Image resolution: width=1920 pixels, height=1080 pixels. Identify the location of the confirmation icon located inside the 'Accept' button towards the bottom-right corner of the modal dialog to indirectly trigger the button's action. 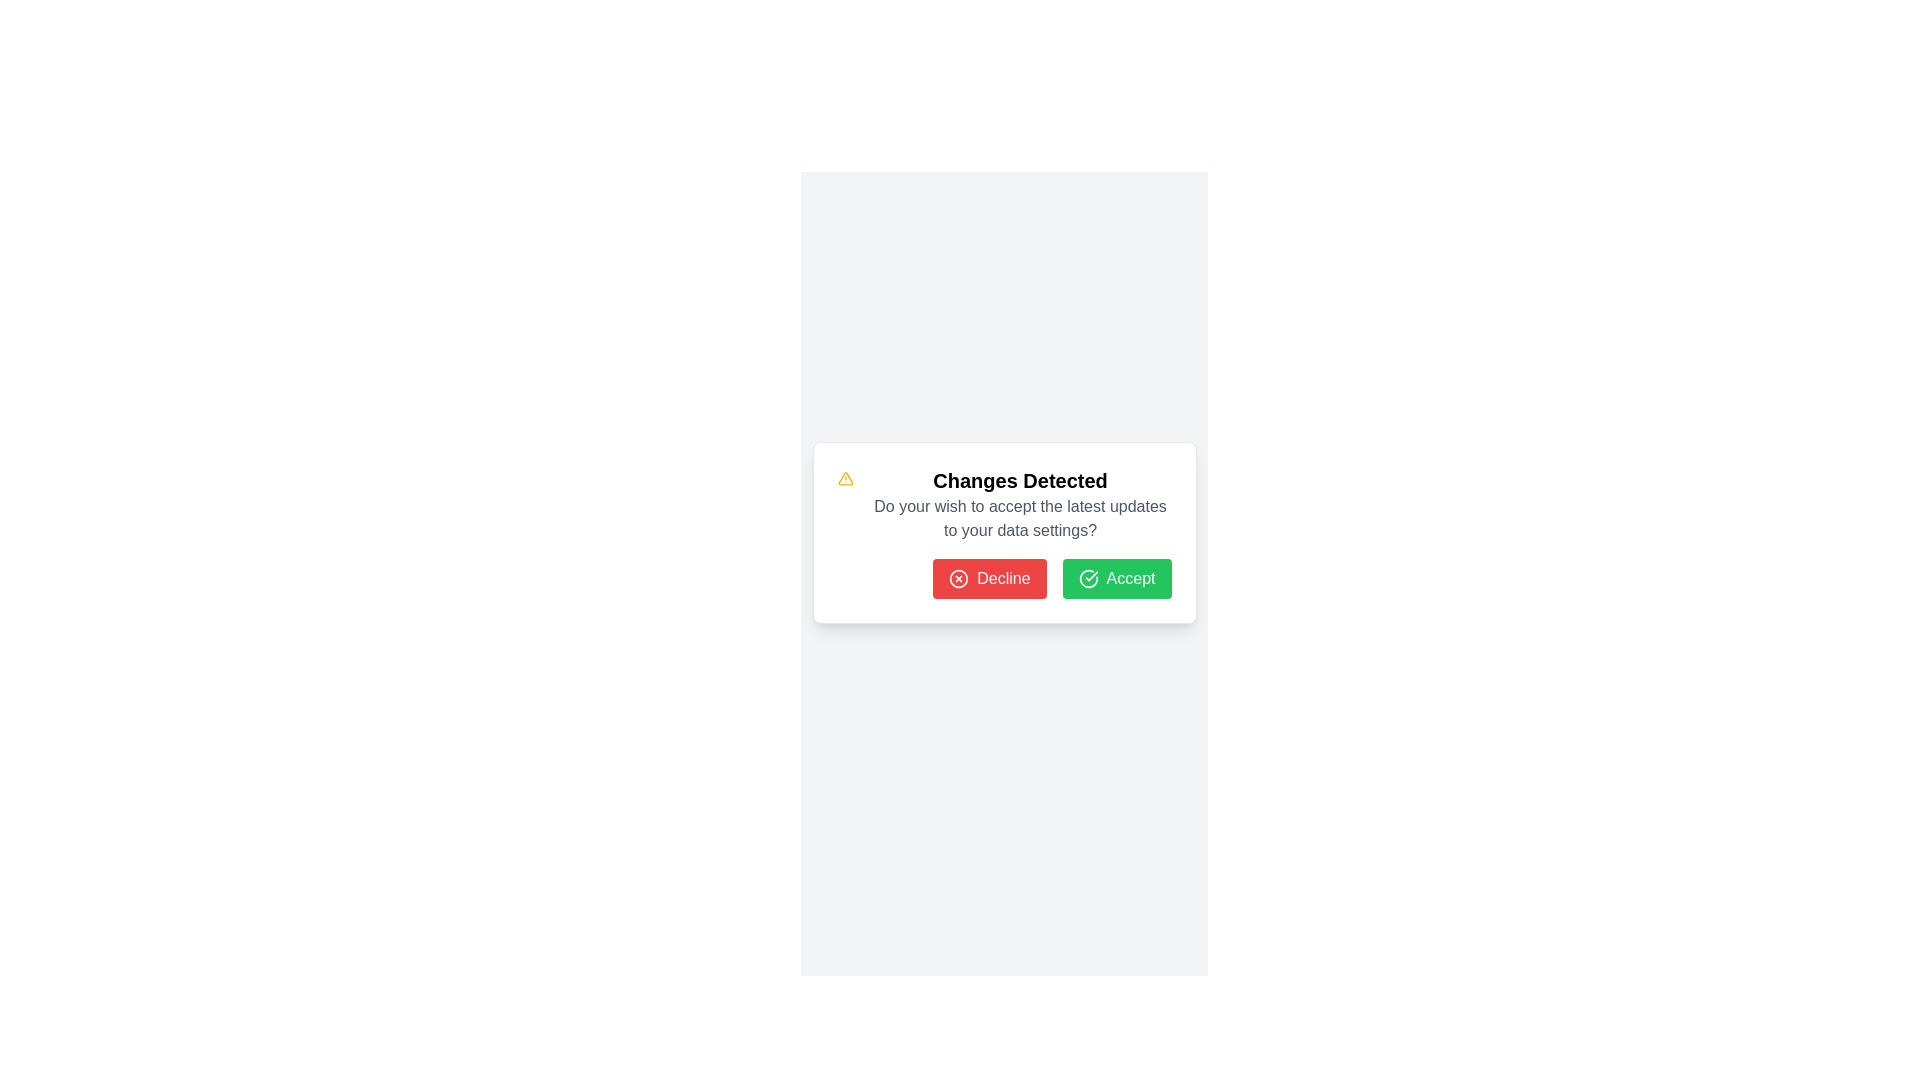
(1087, 578).